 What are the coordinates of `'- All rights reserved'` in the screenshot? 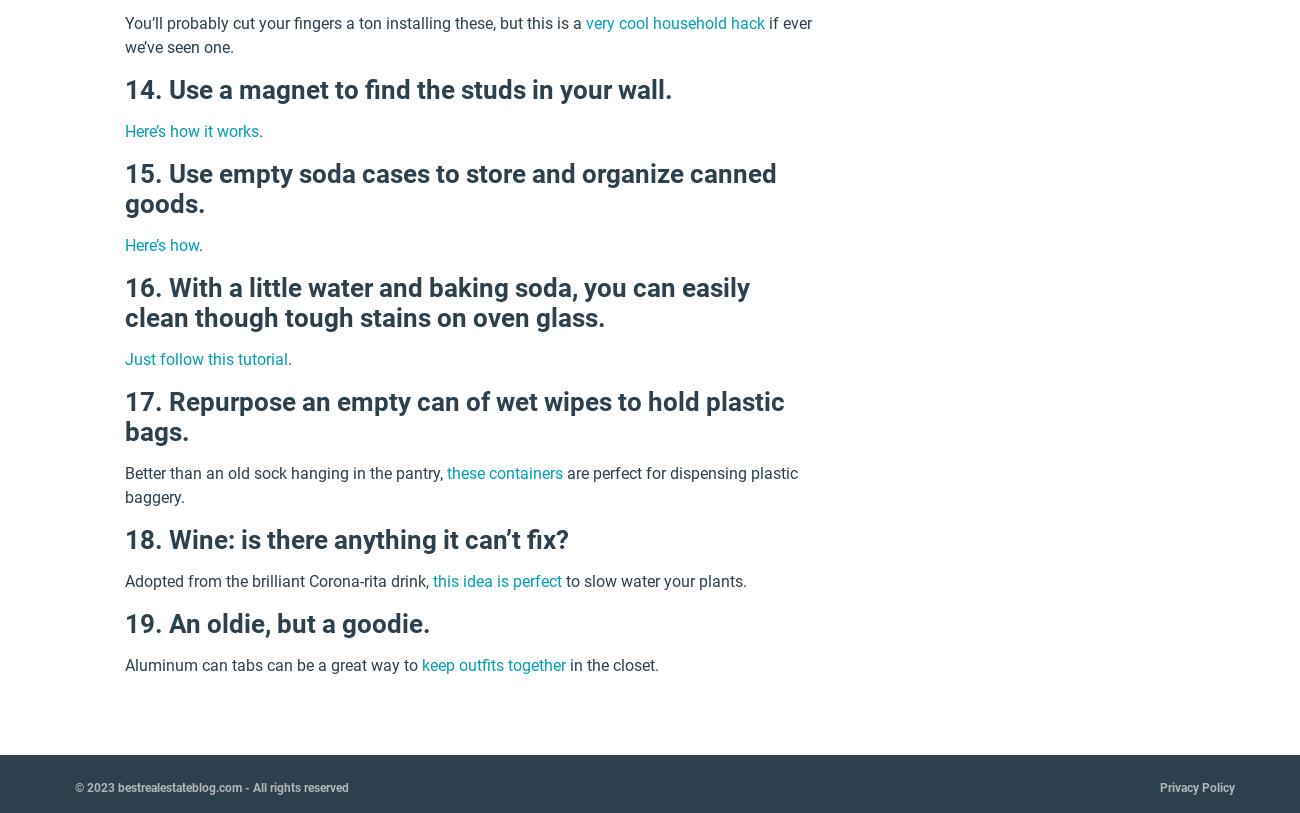 It's located at (241, 786).